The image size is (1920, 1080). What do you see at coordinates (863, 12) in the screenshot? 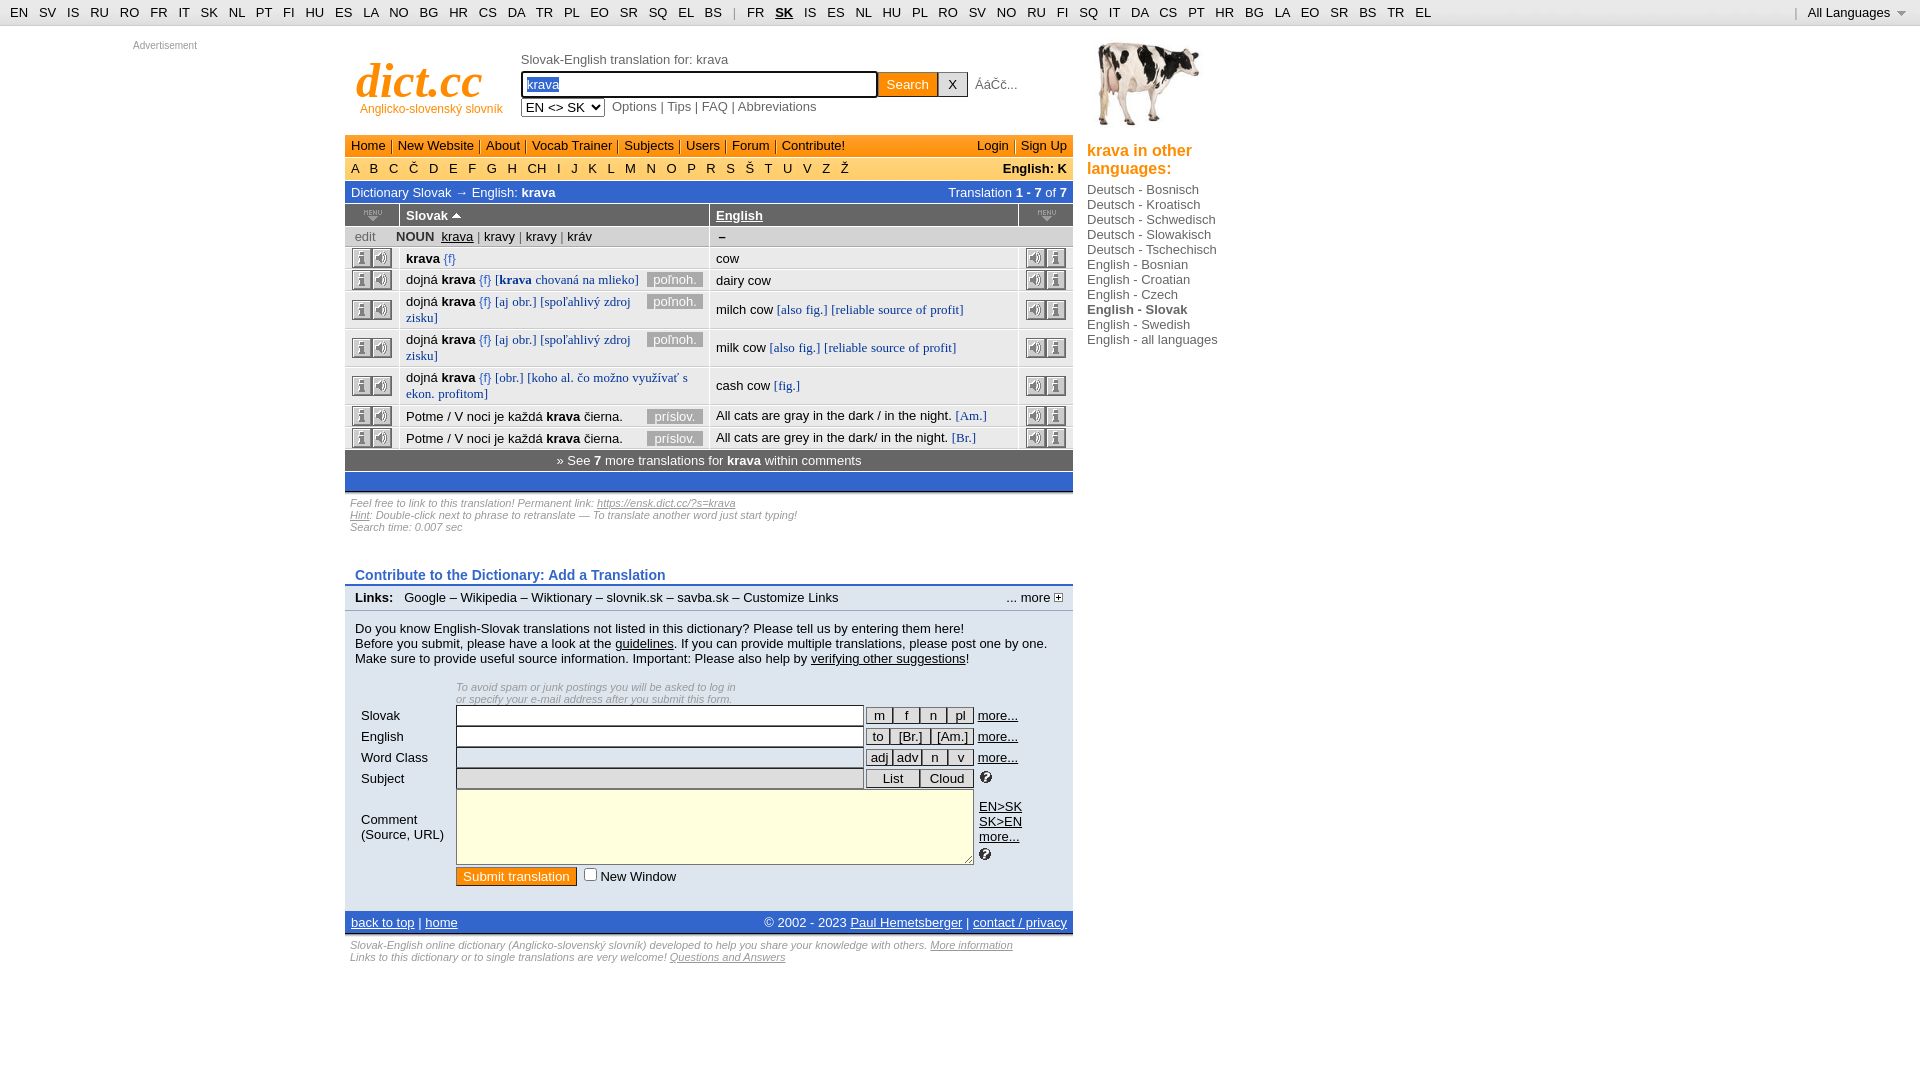
I see `'NL'` at bounding box center [863, 12].